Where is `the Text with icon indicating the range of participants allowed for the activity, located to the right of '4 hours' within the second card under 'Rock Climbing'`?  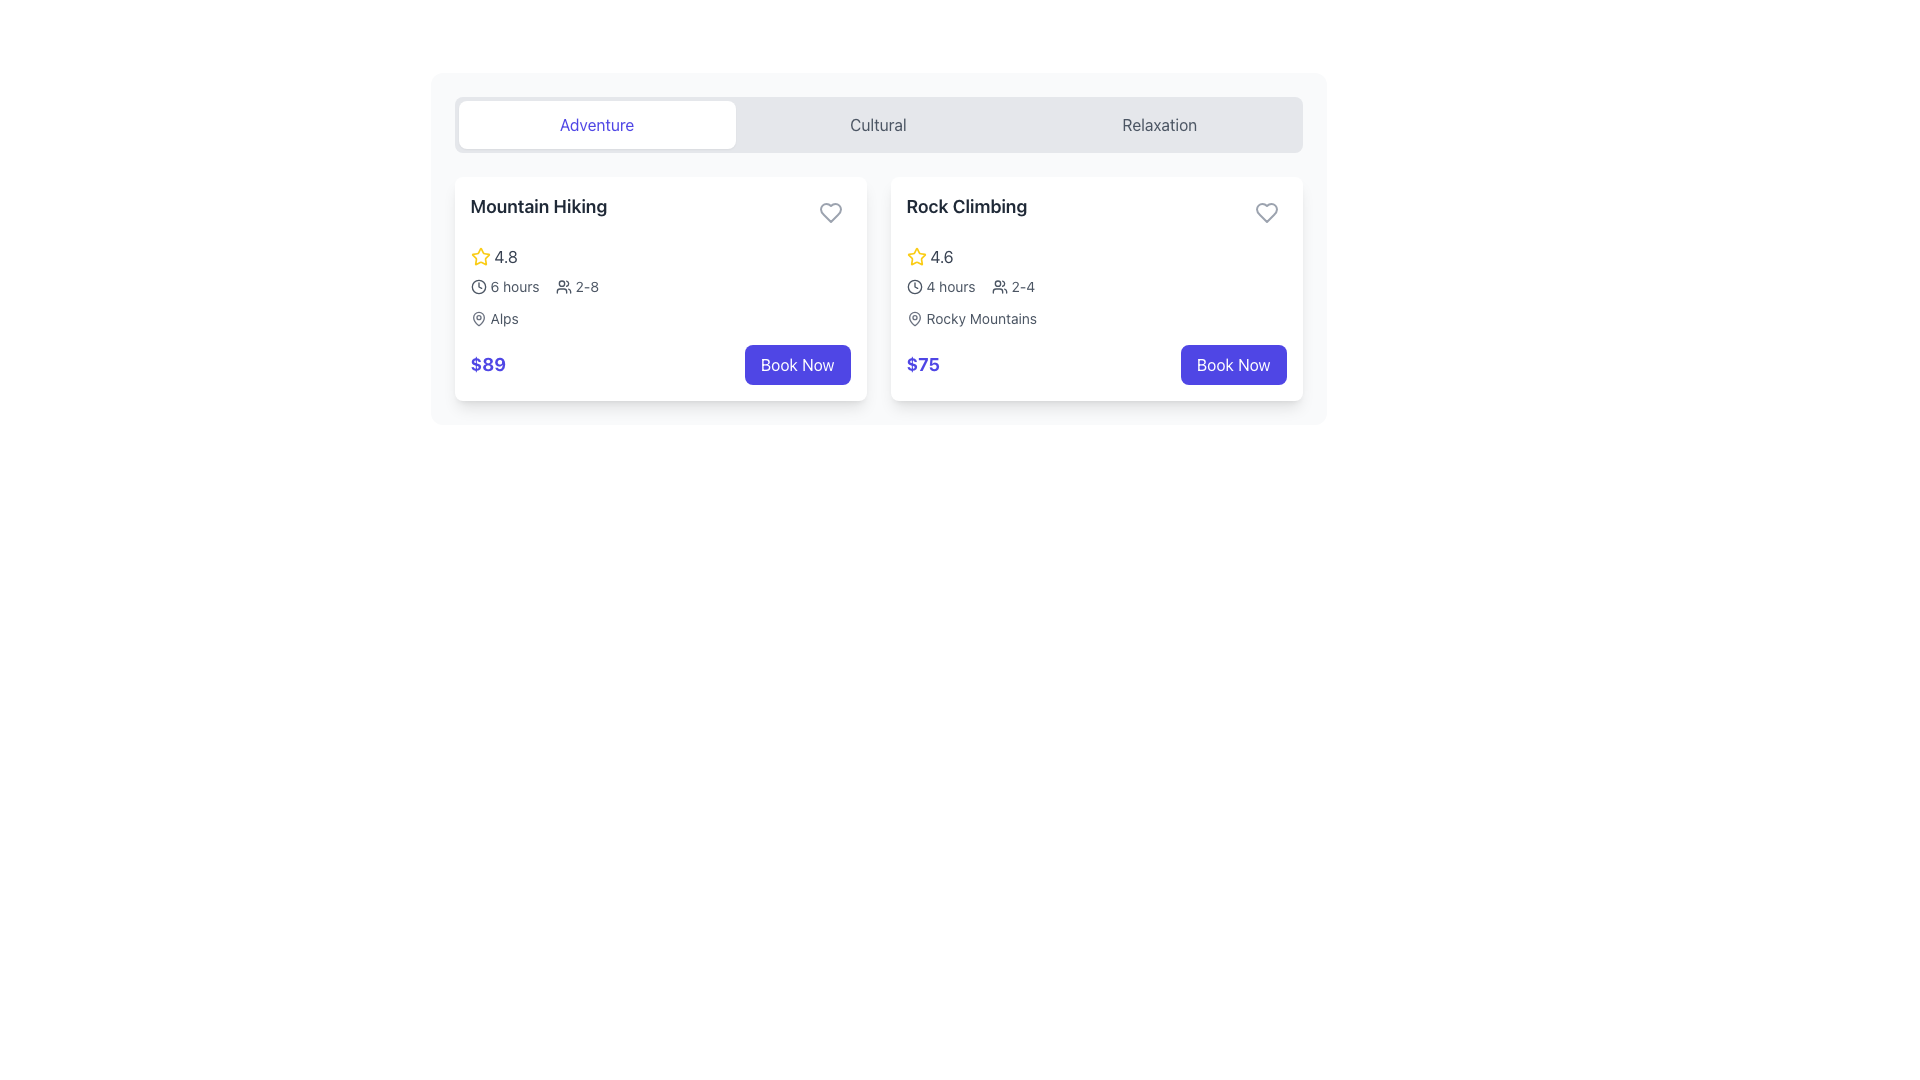
the Text with icon indicating the range of participants allowed for the activity, located to the right of '4 hours' within the second card under 'Rock Climbing' is located at coordinates (1013, 286).